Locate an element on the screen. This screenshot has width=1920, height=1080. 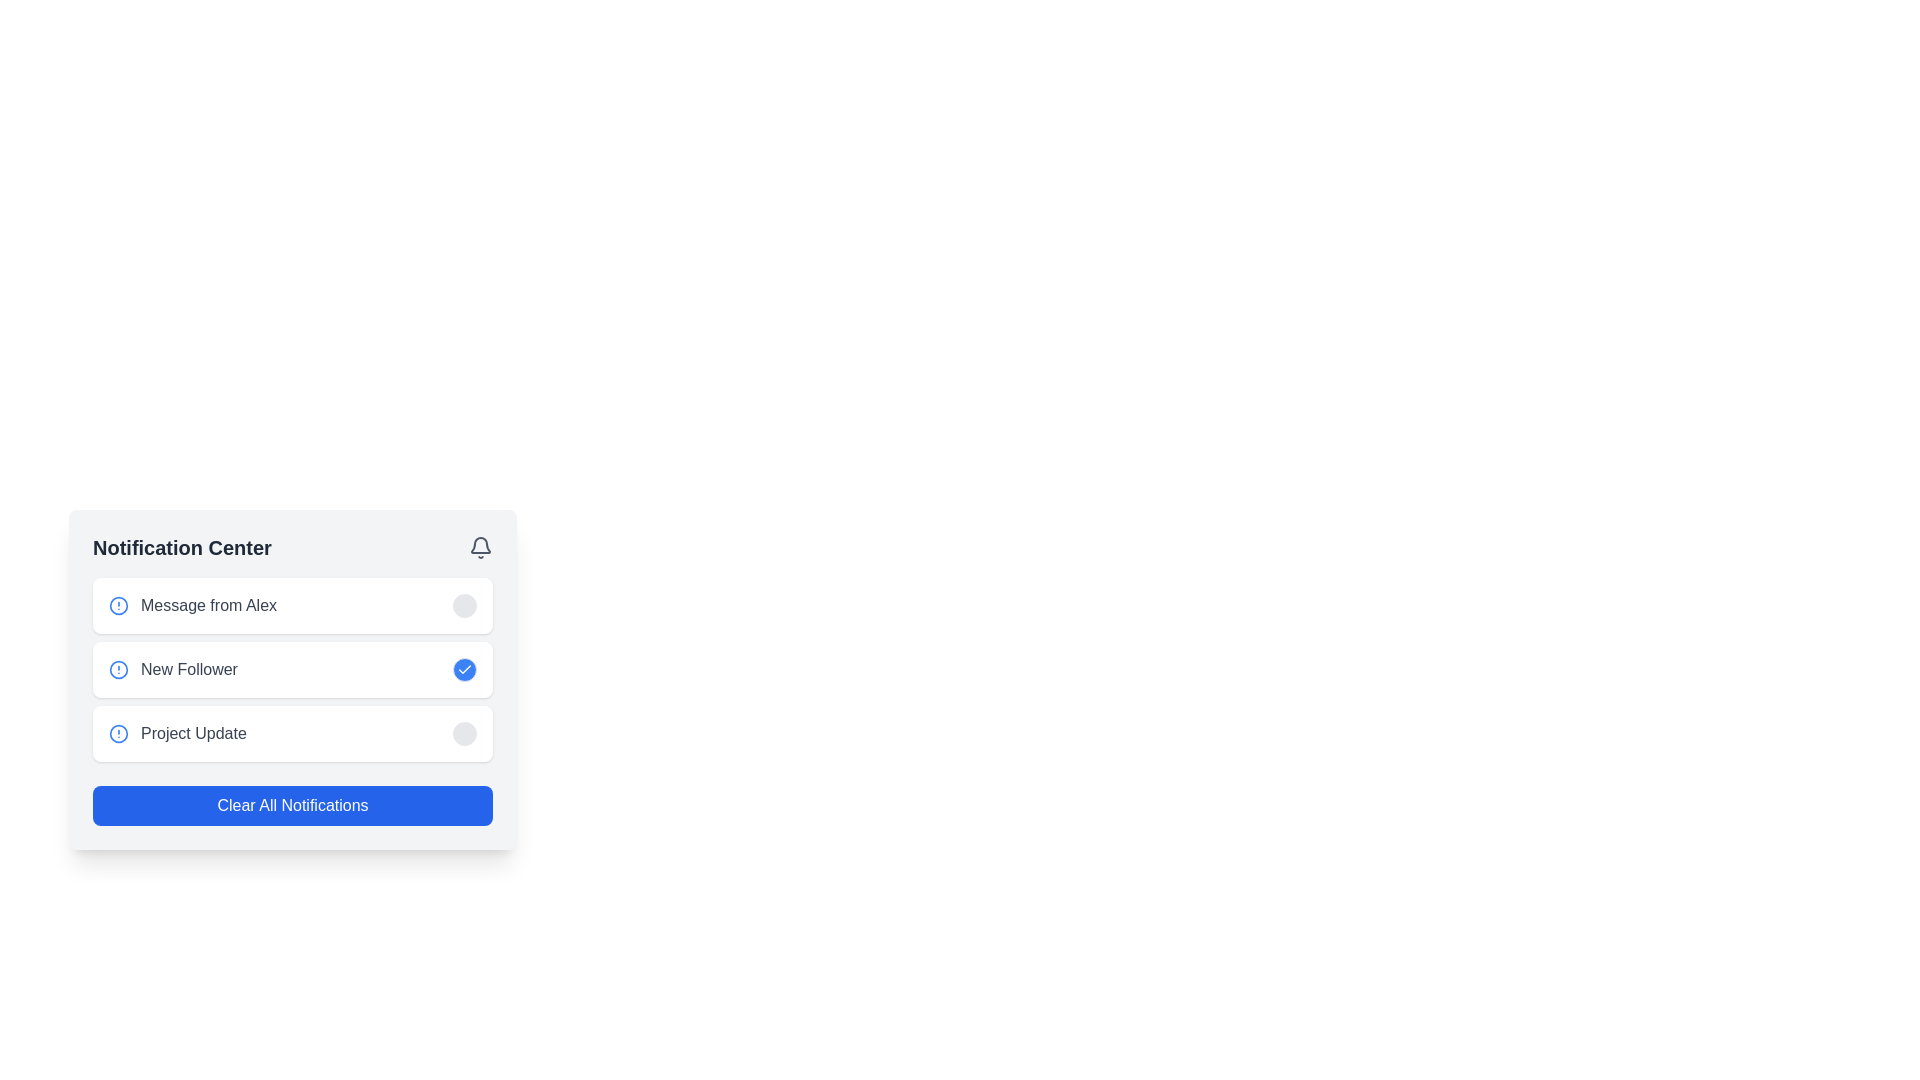
the completion indicator icon located in the third notification item under 'Notification Center', aligned vertically with 'New Follower' is located at coordinates (464, 670).